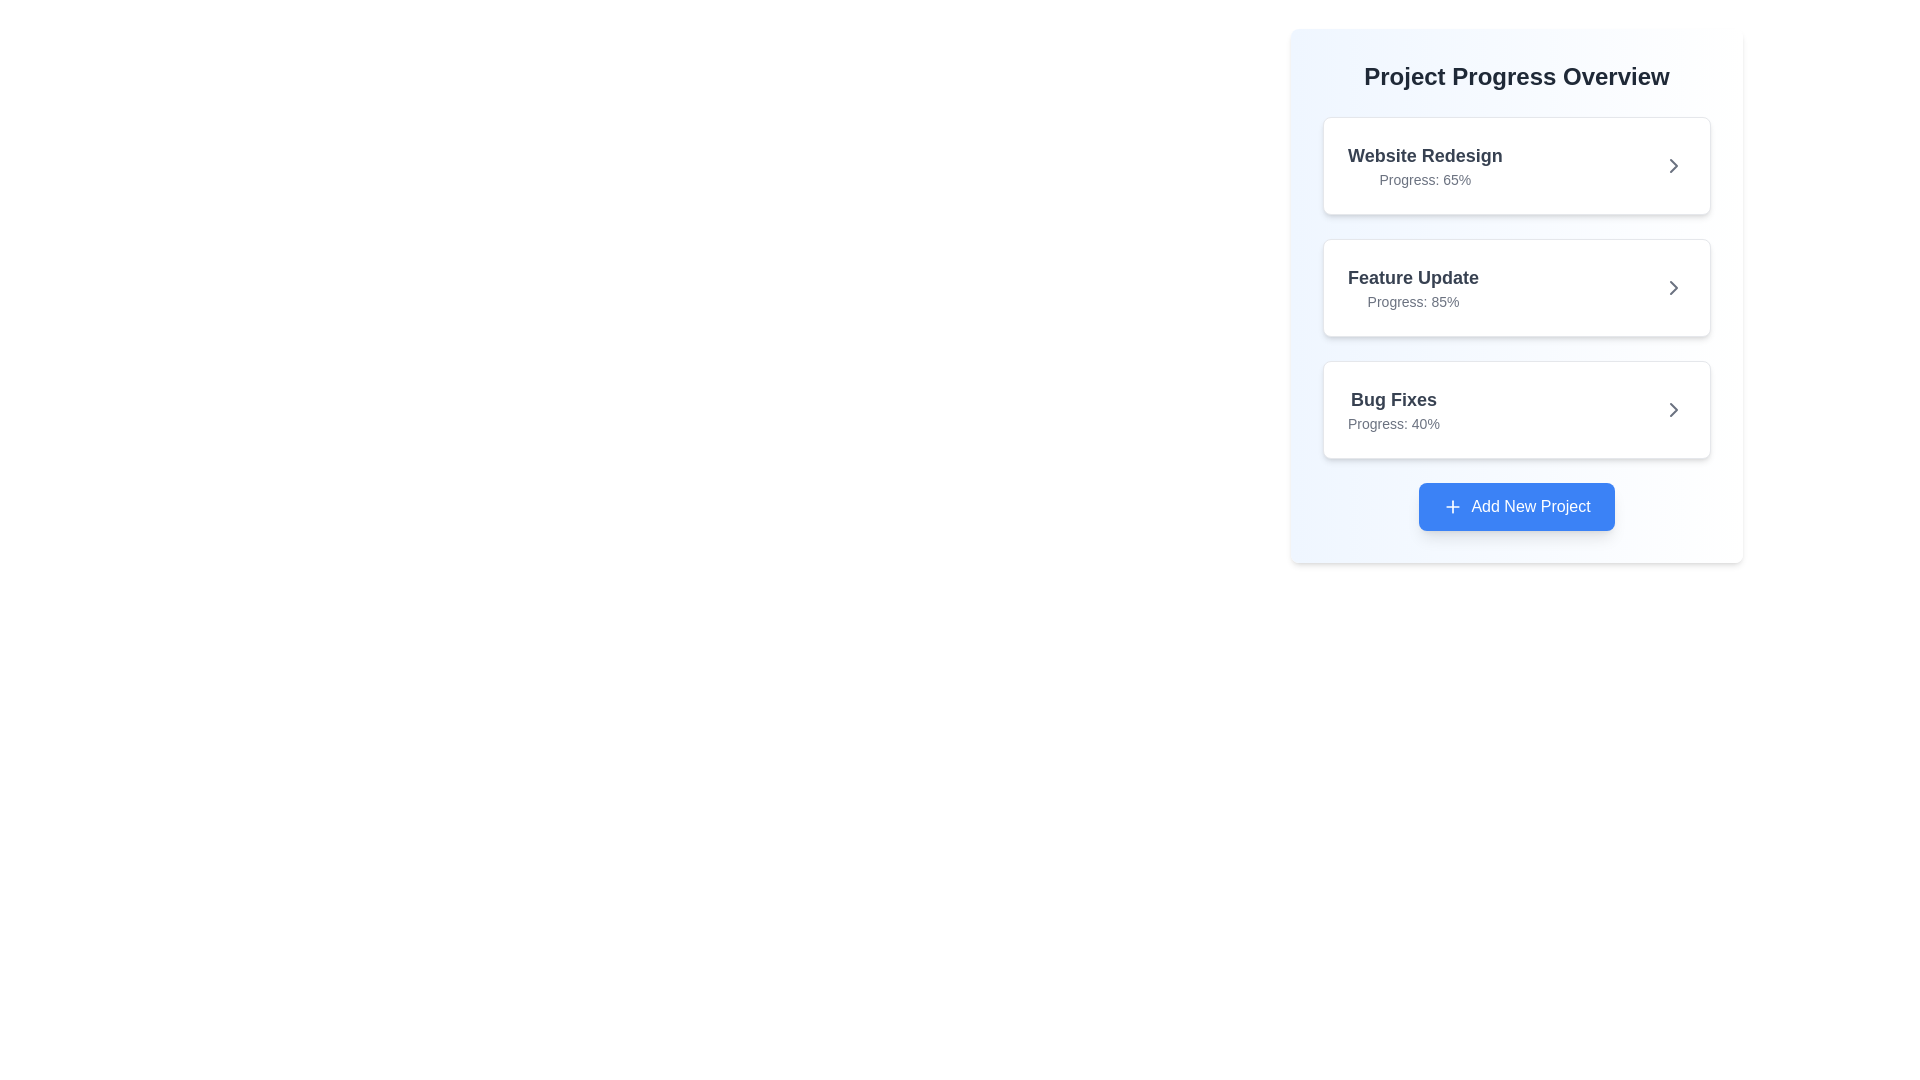 This screenshot has height=1080, width=1920. I want to click on the selectable card in the 'Project Progress Overview' section, so click(1516, 408).